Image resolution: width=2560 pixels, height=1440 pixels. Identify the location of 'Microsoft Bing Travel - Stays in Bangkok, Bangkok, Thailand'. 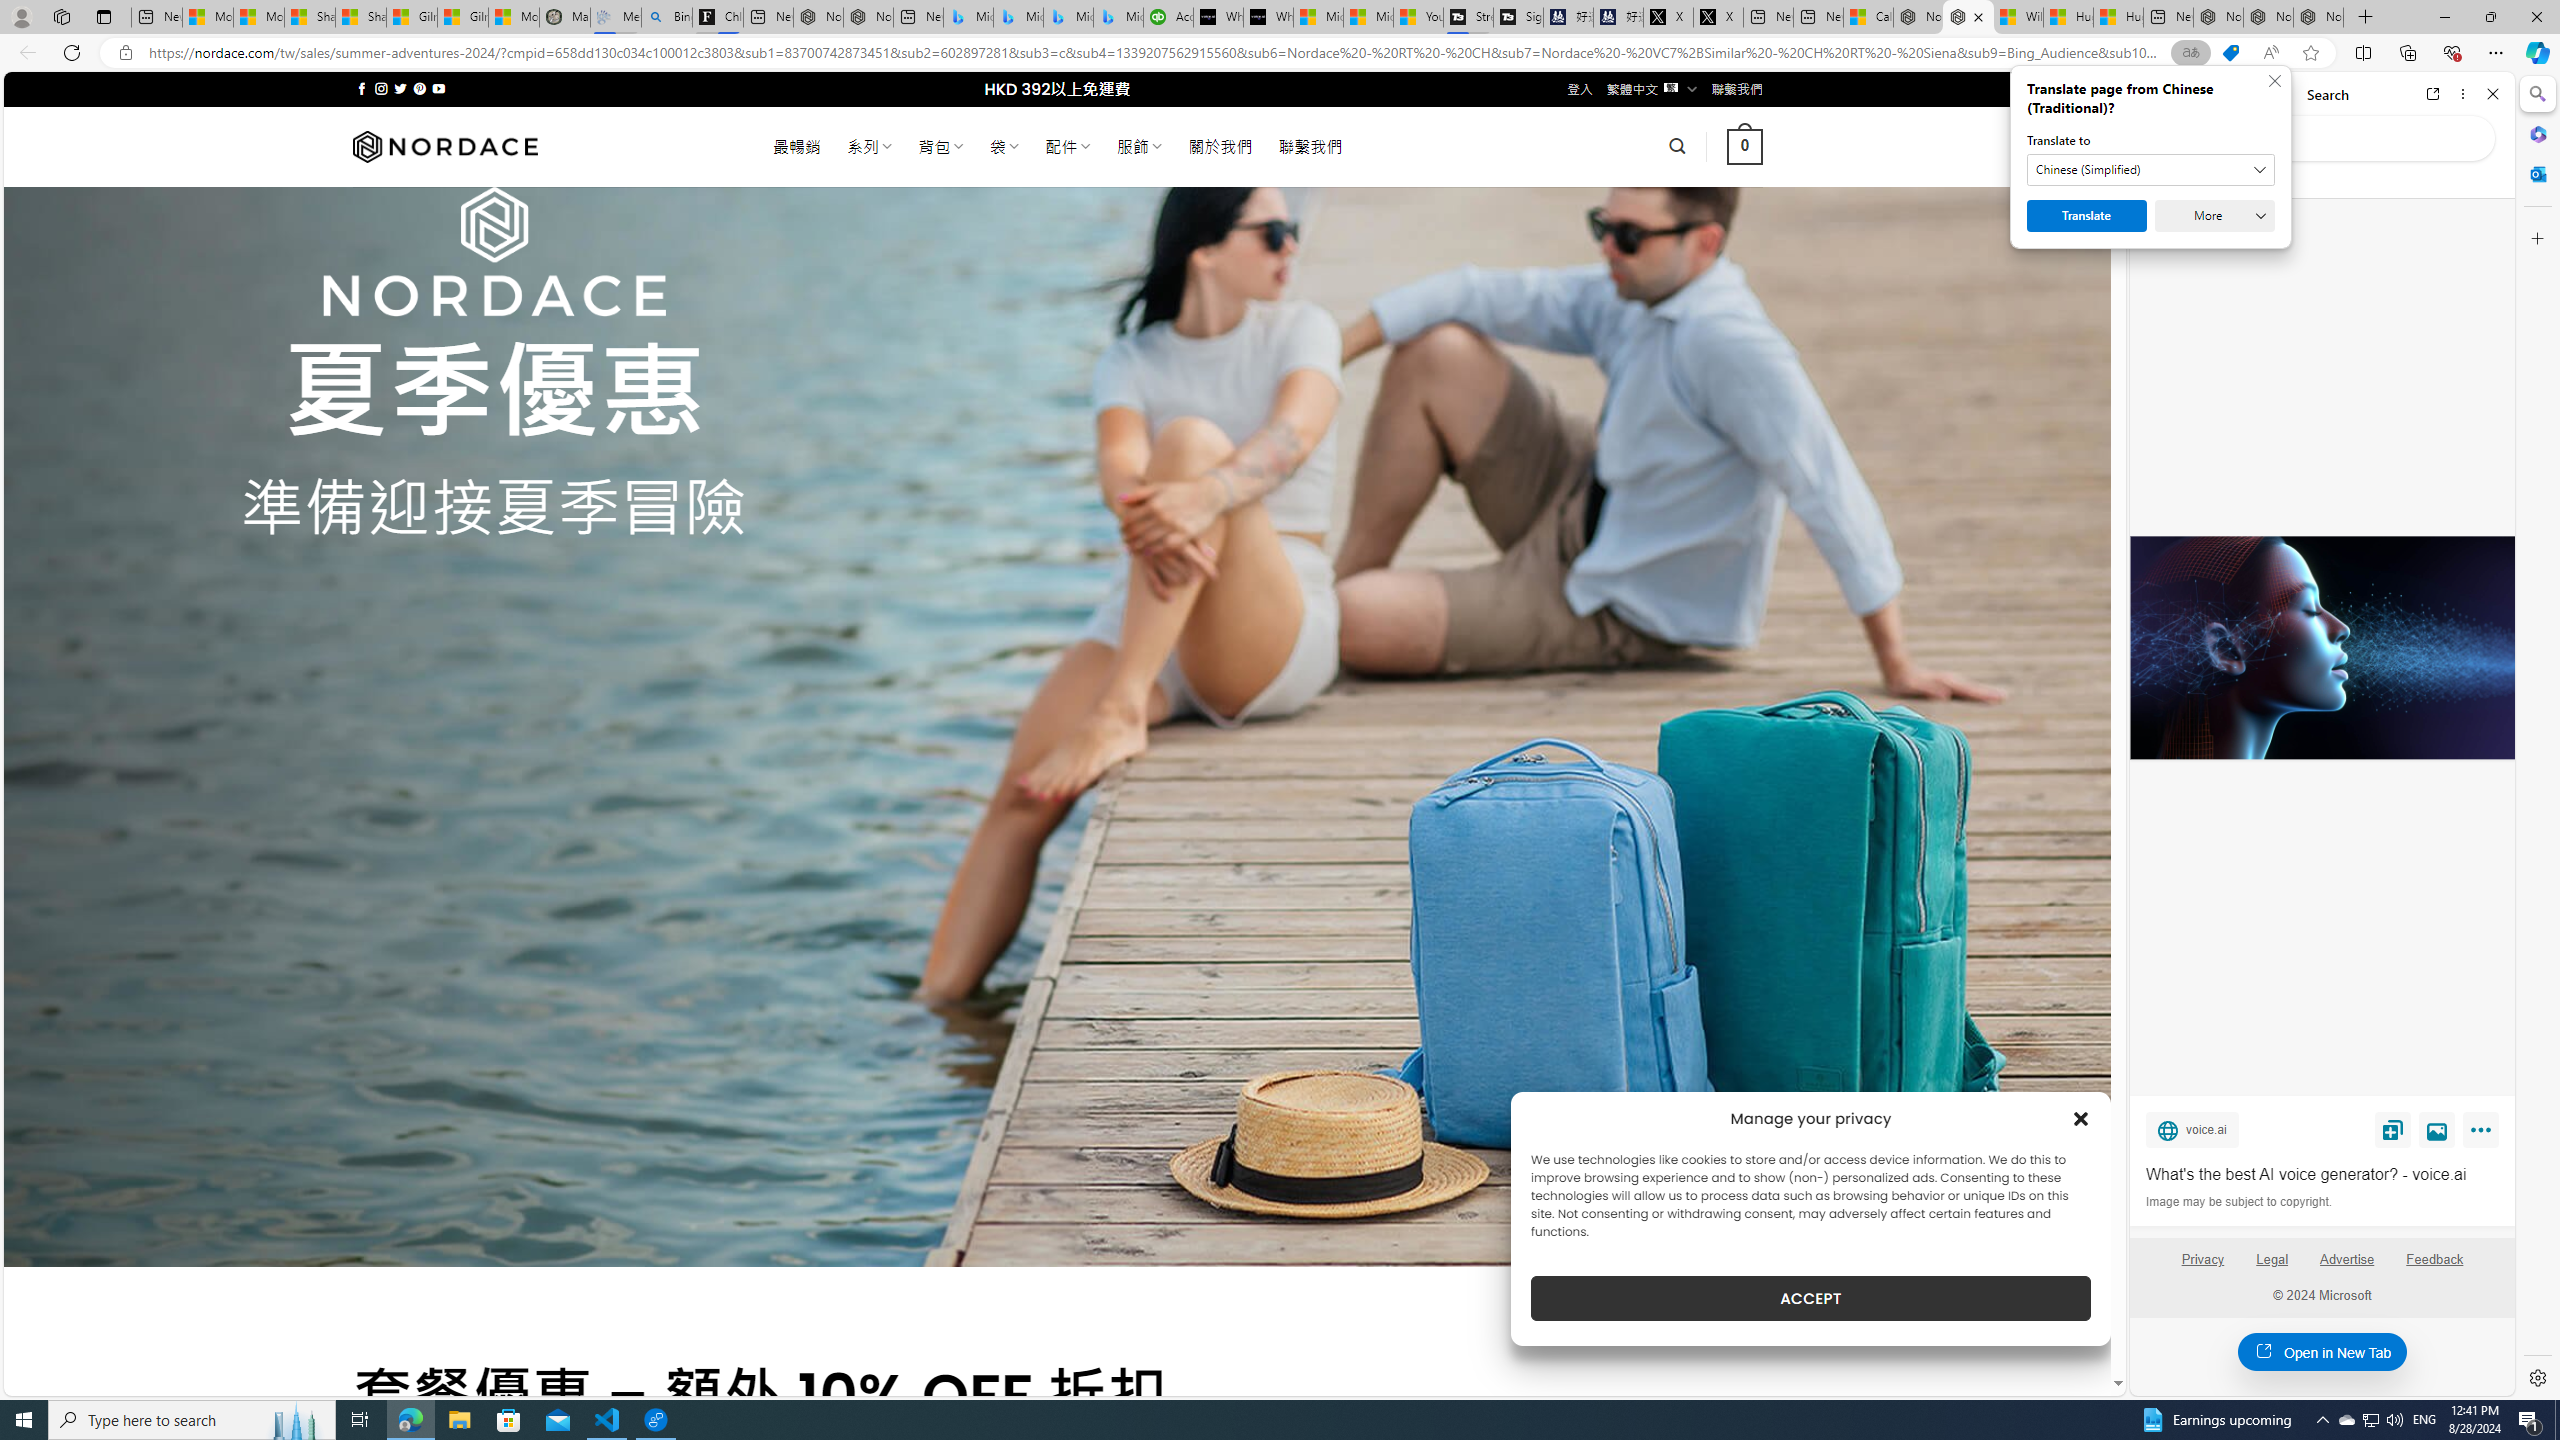
(1018, 16).